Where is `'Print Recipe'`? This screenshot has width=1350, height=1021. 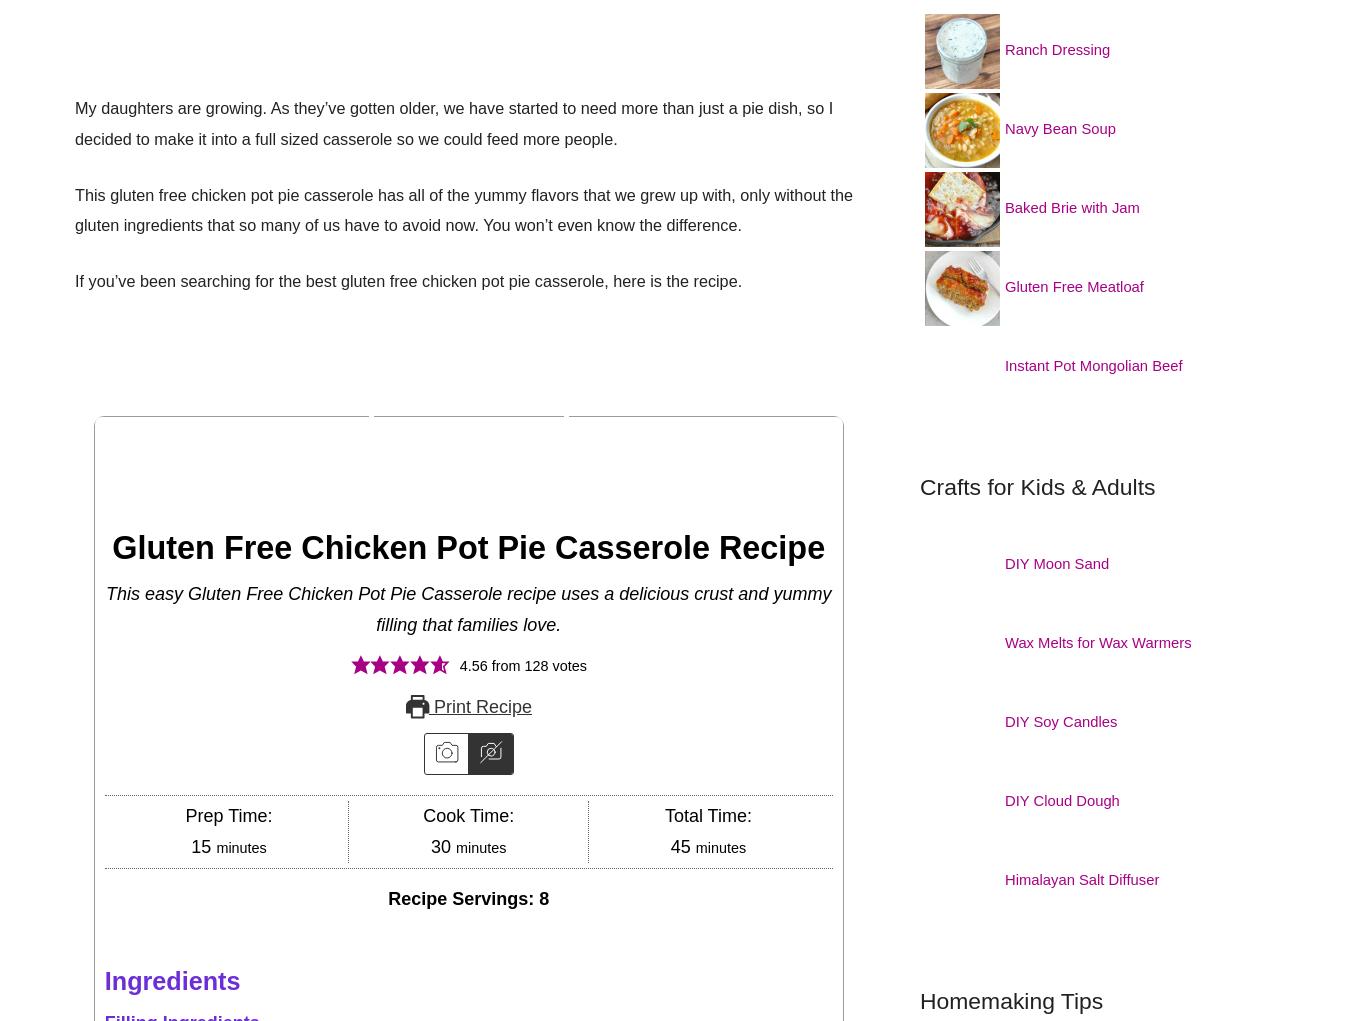 'Print Recipe' is located at coordinates (478, 706).